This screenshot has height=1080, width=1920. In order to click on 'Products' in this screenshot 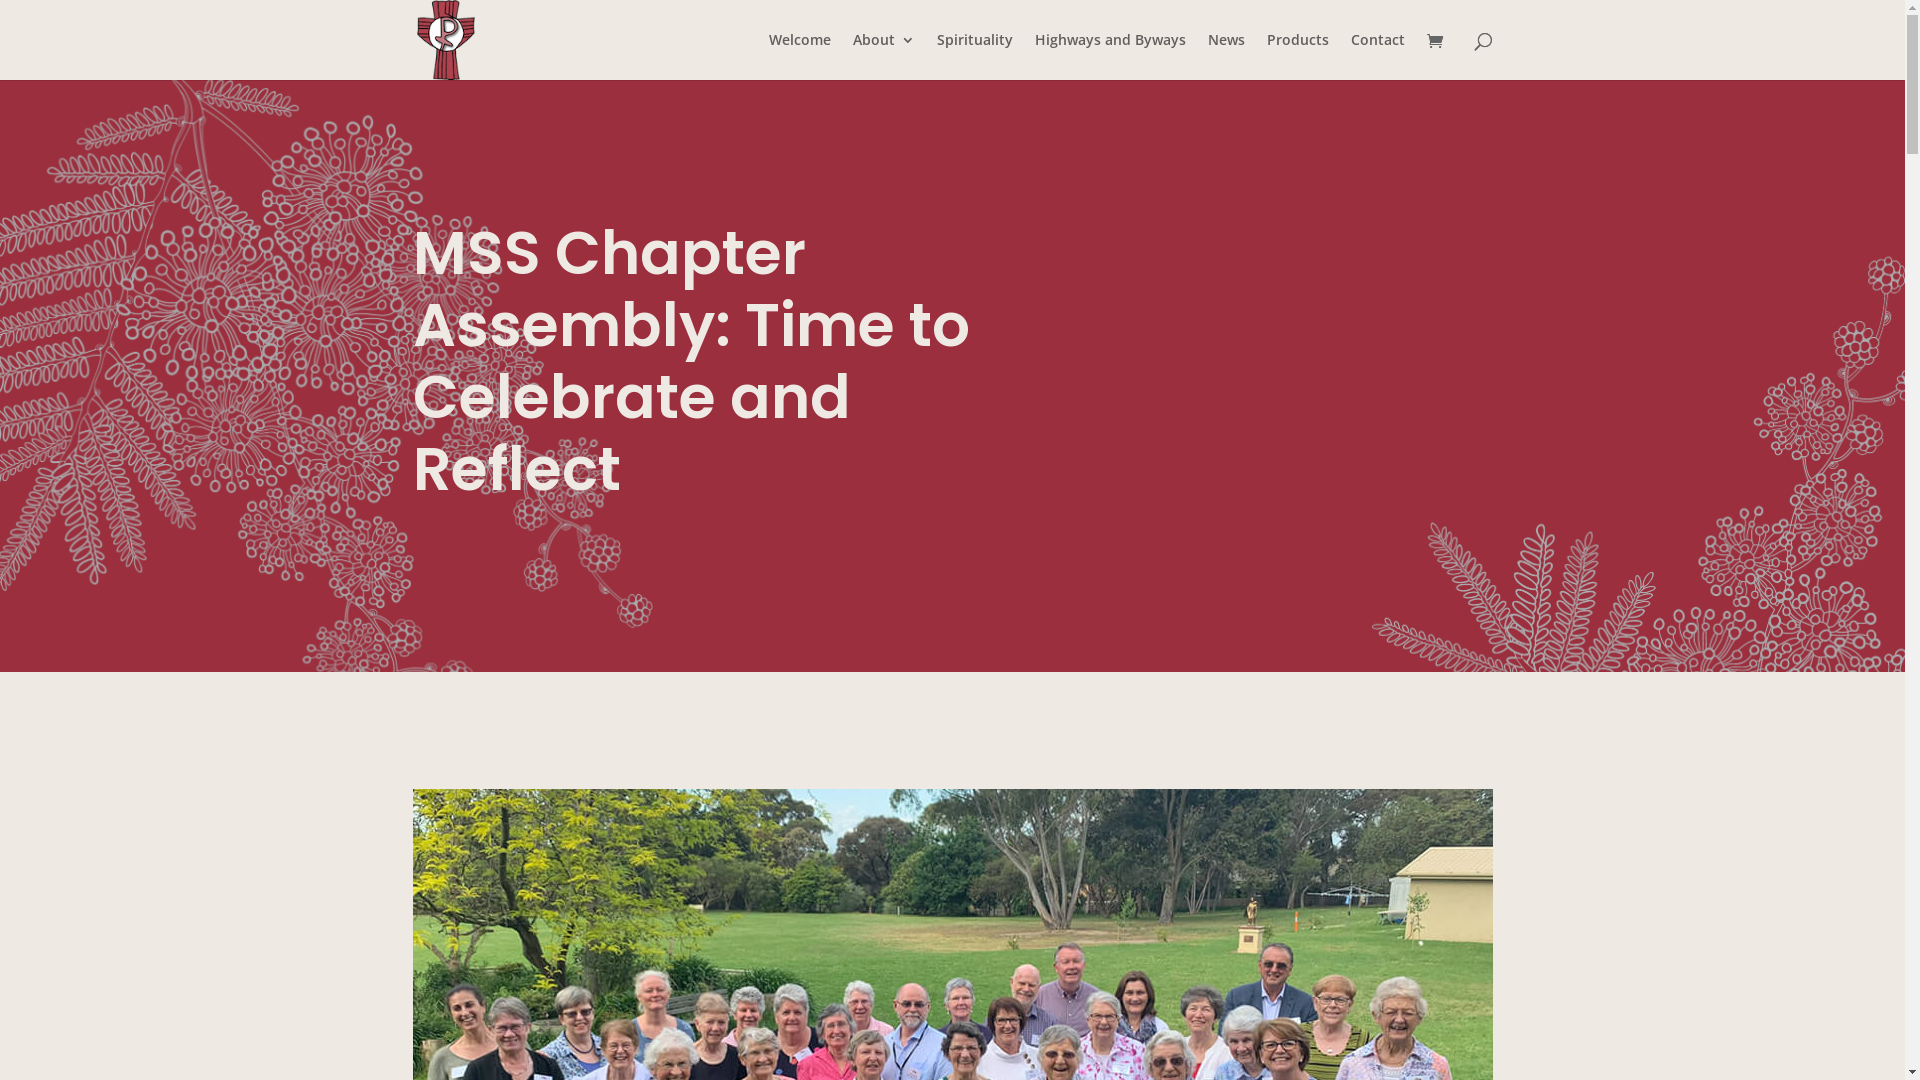, I will do `click(1265, 55)`.